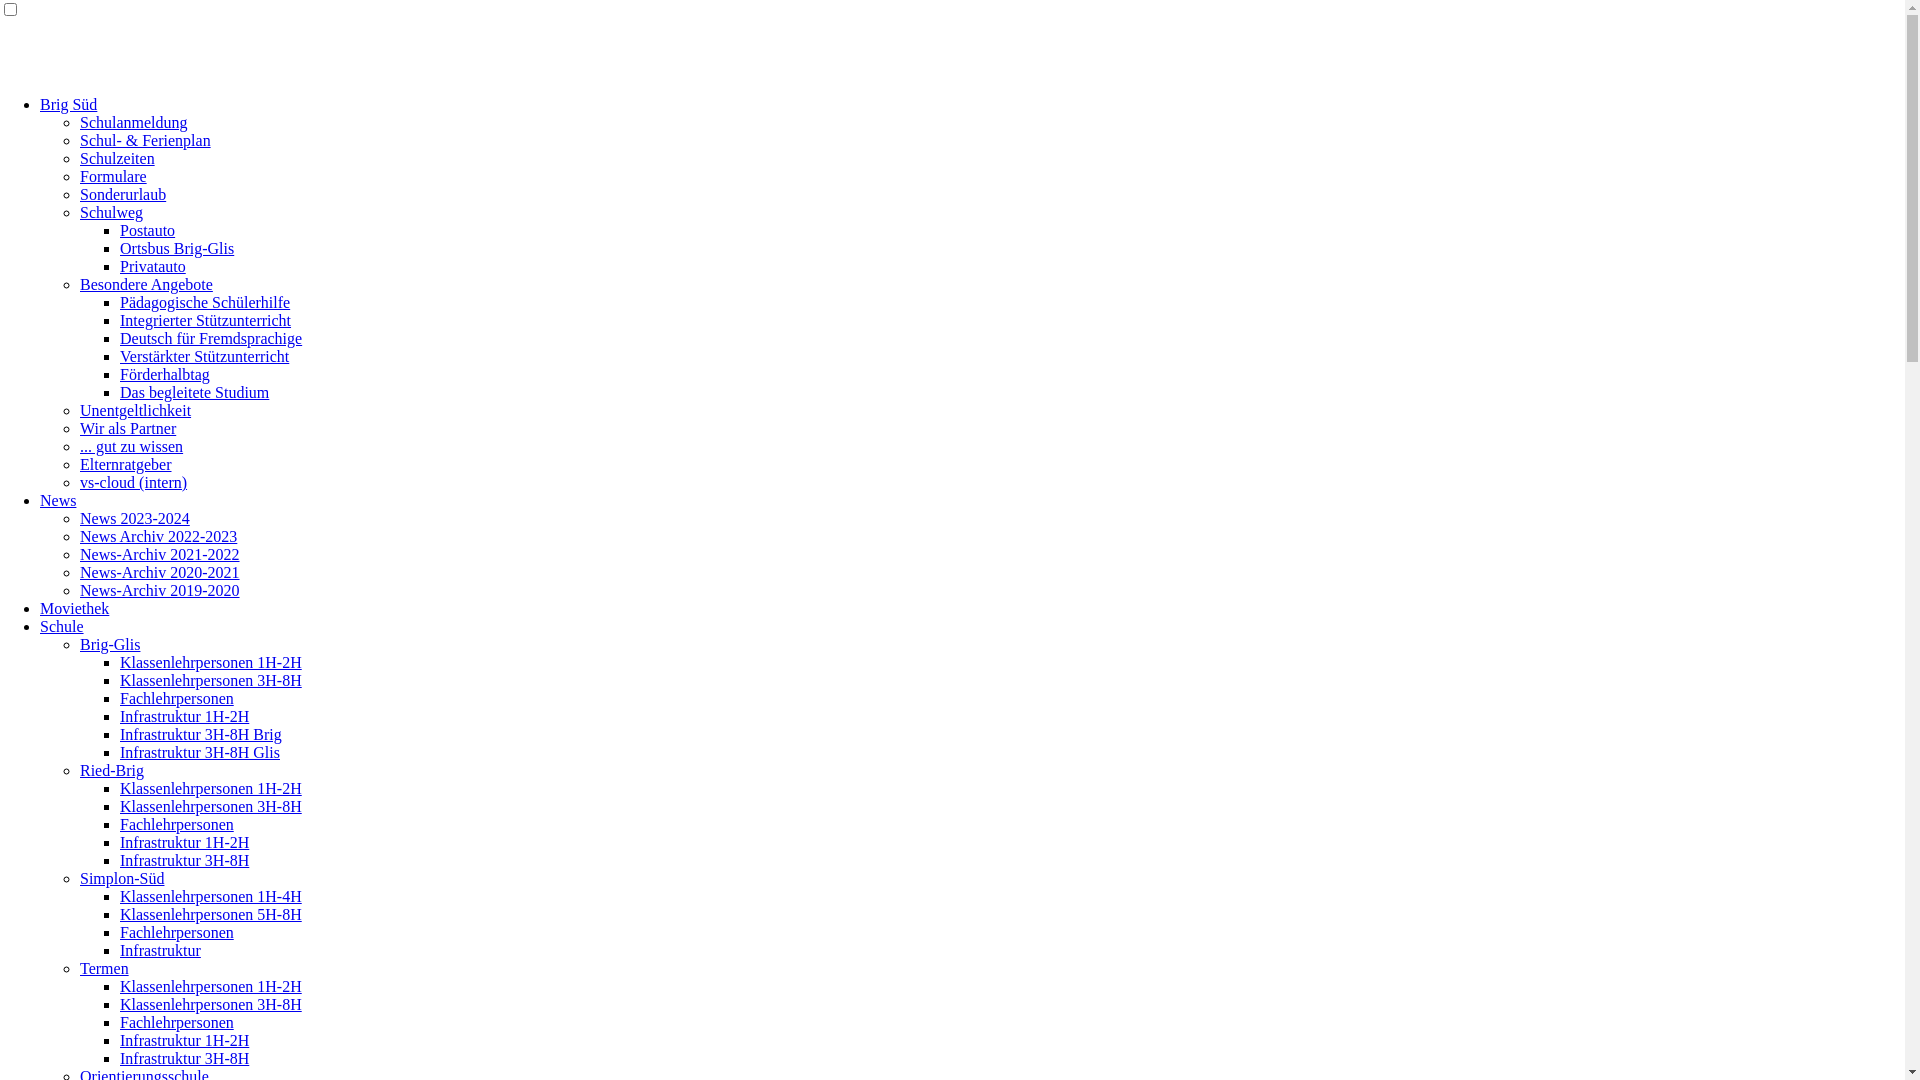 The height and width of the screenshot is (1080, 1920). What do you see at coordinates (130, 445) in the screenshot?
I see `'... gut zu wissen'` at bounding box center [130, 445].